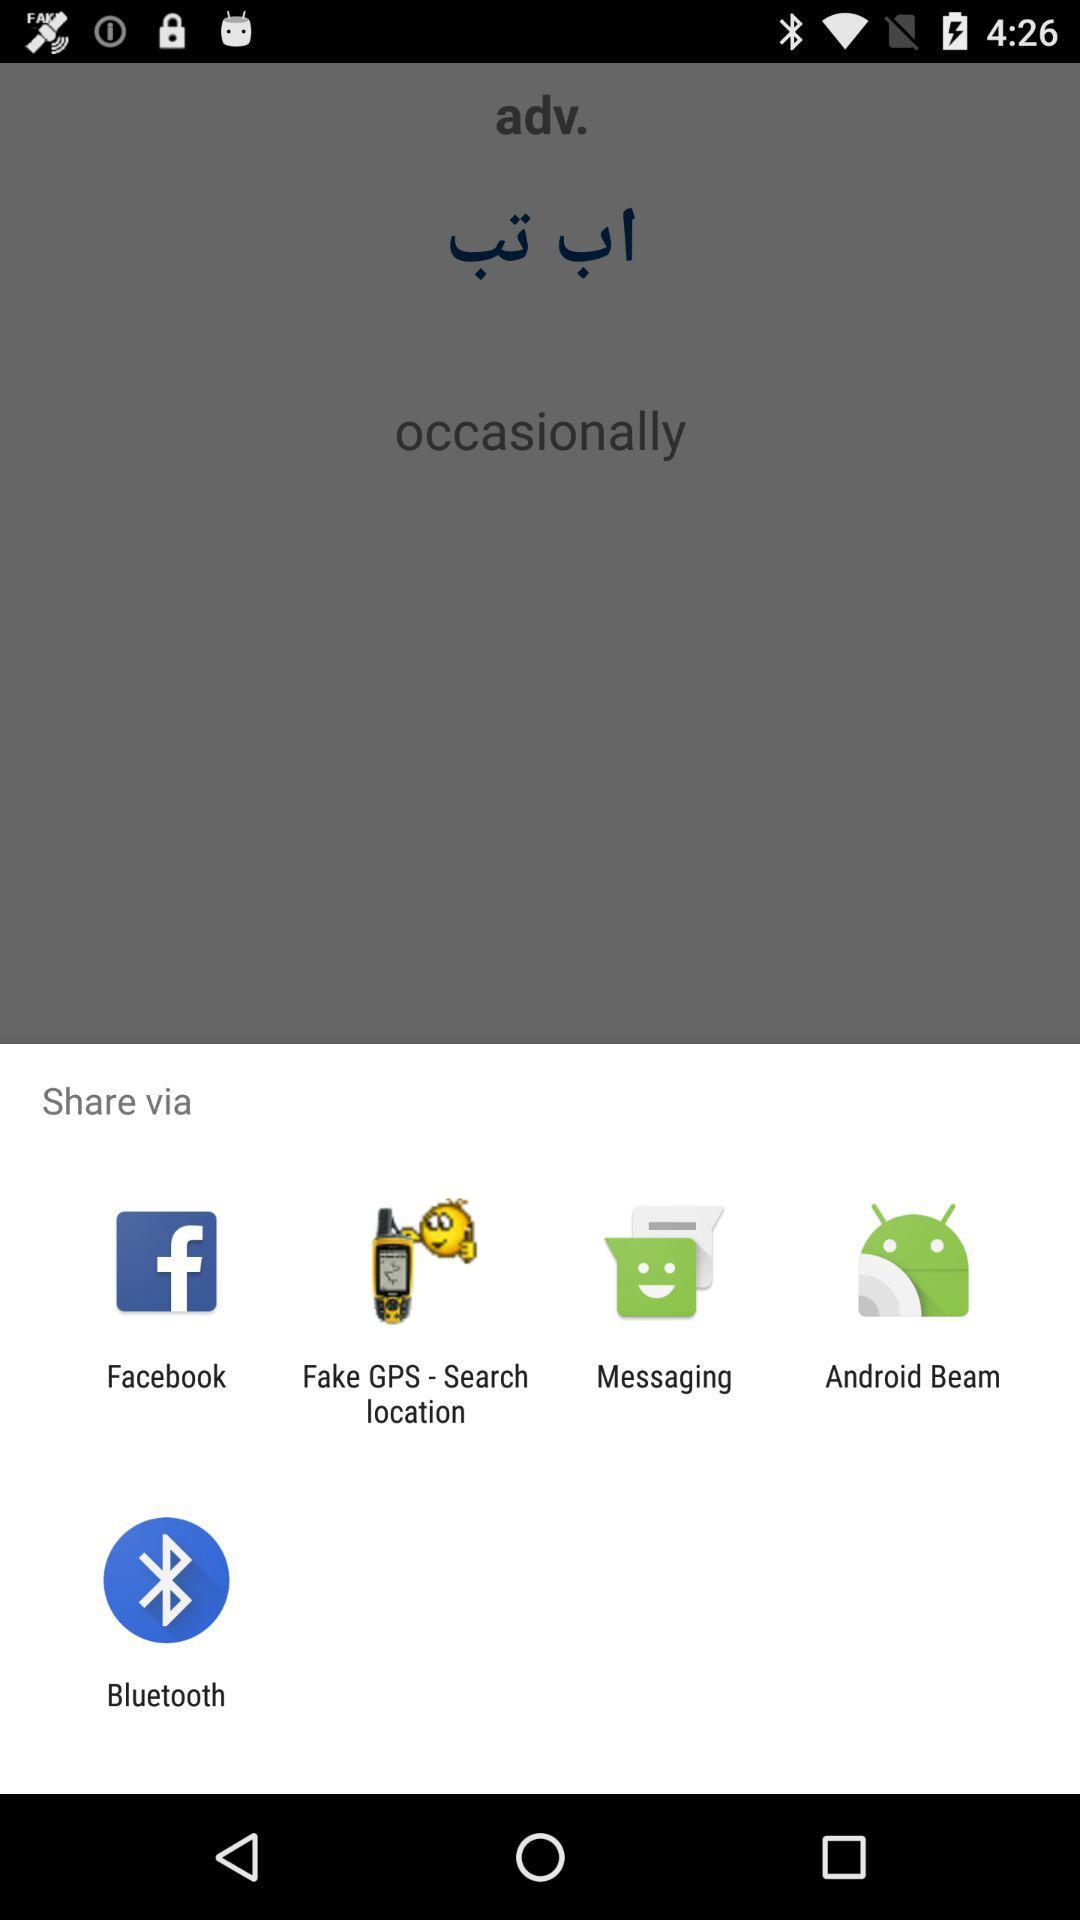  I want to click on the android beam, so click(913, 1392).